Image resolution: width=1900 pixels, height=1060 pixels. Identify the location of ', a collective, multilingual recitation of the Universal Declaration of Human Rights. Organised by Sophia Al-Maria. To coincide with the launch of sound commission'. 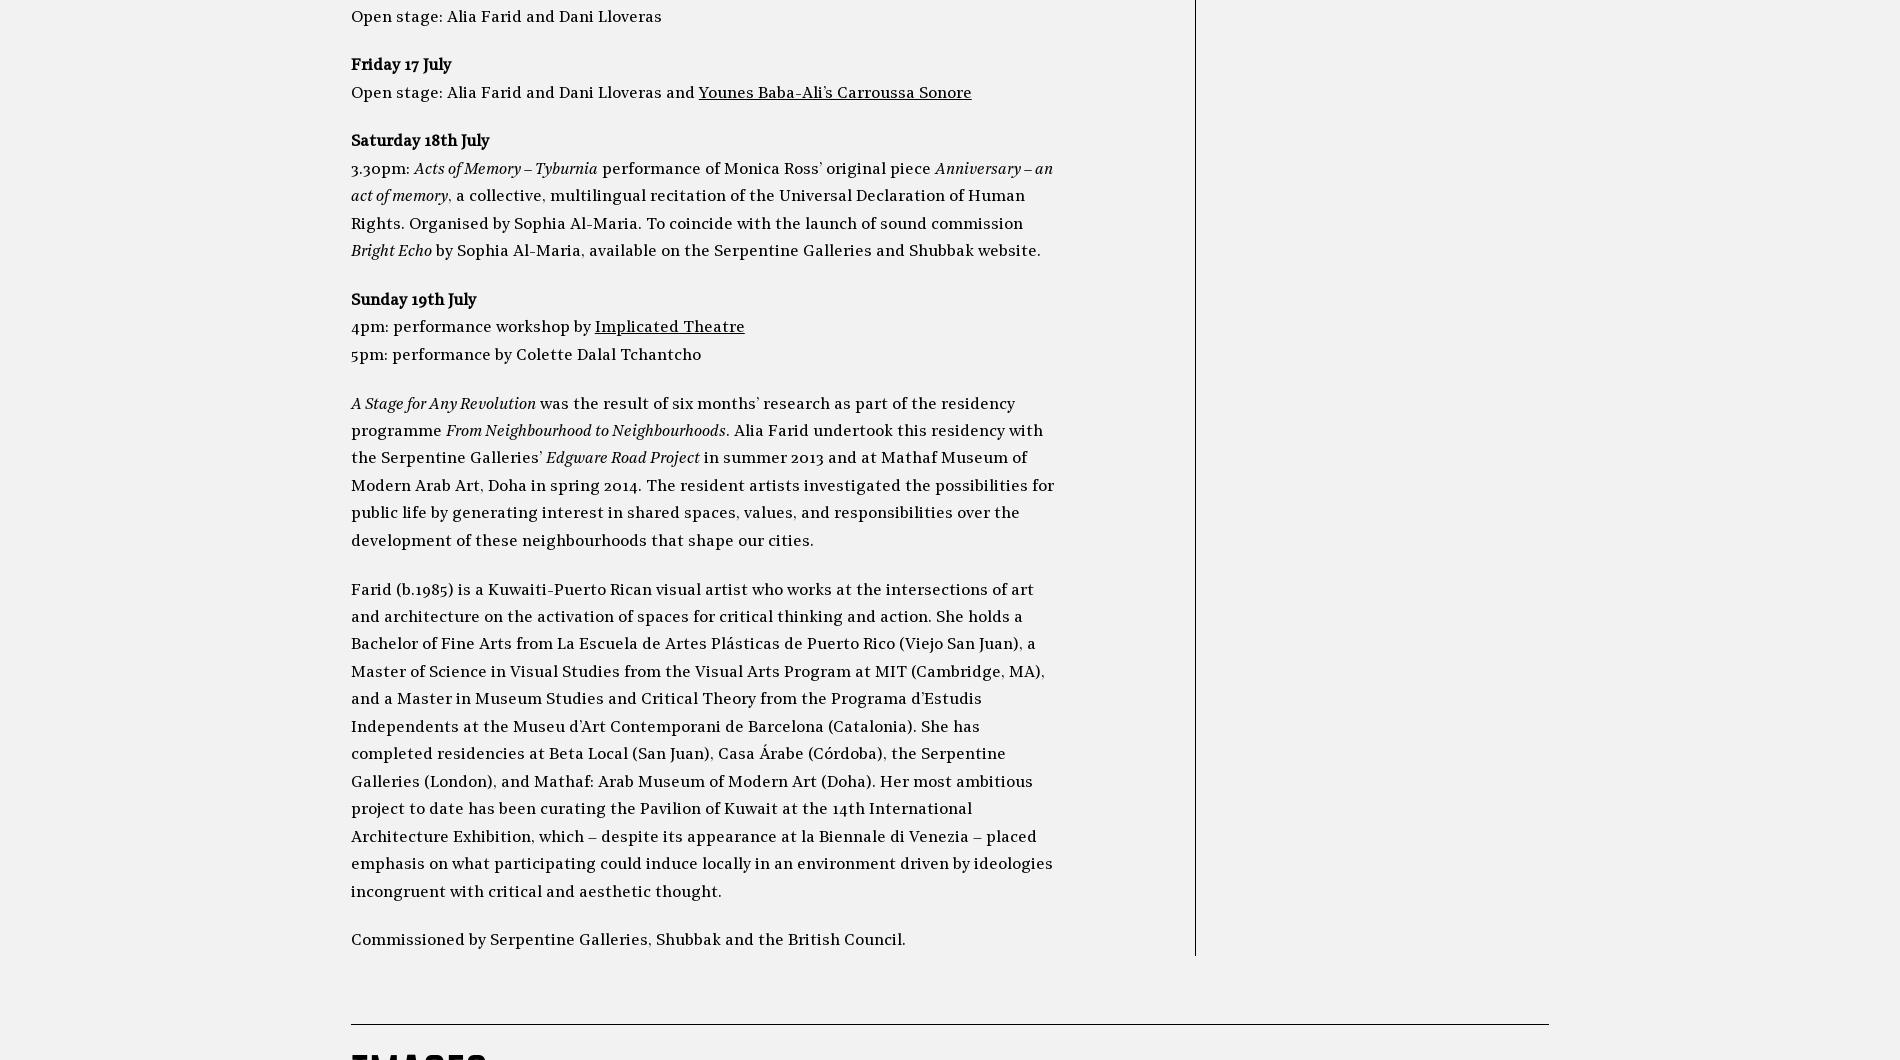
(348, 209).